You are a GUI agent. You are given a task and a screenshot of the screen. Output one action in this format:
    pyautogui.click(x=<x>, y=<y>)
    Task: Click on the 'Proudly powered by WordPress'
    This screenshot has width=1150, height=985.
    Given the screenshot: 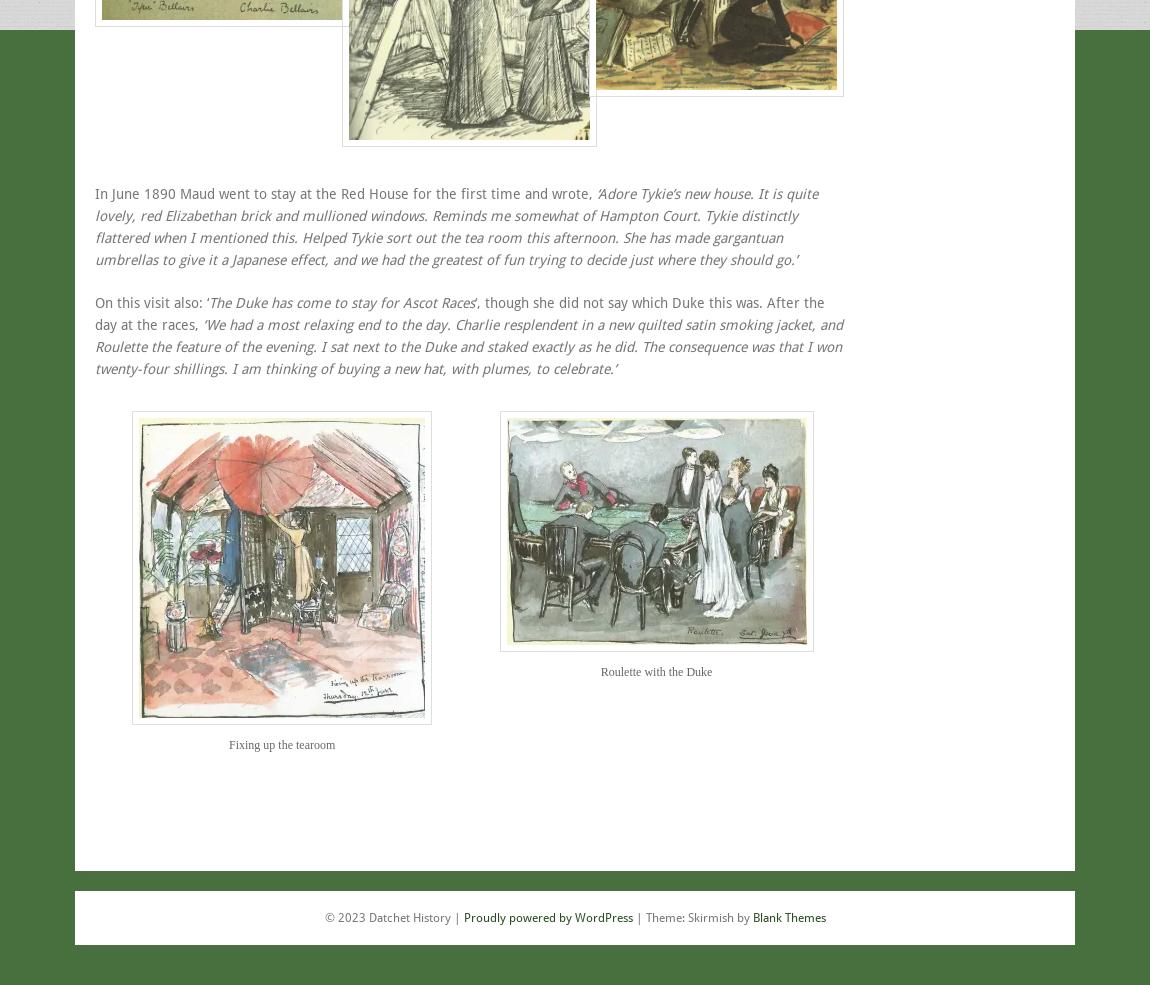 What is the action you would take?
    pyautogui.click(x=462, y=918)
    